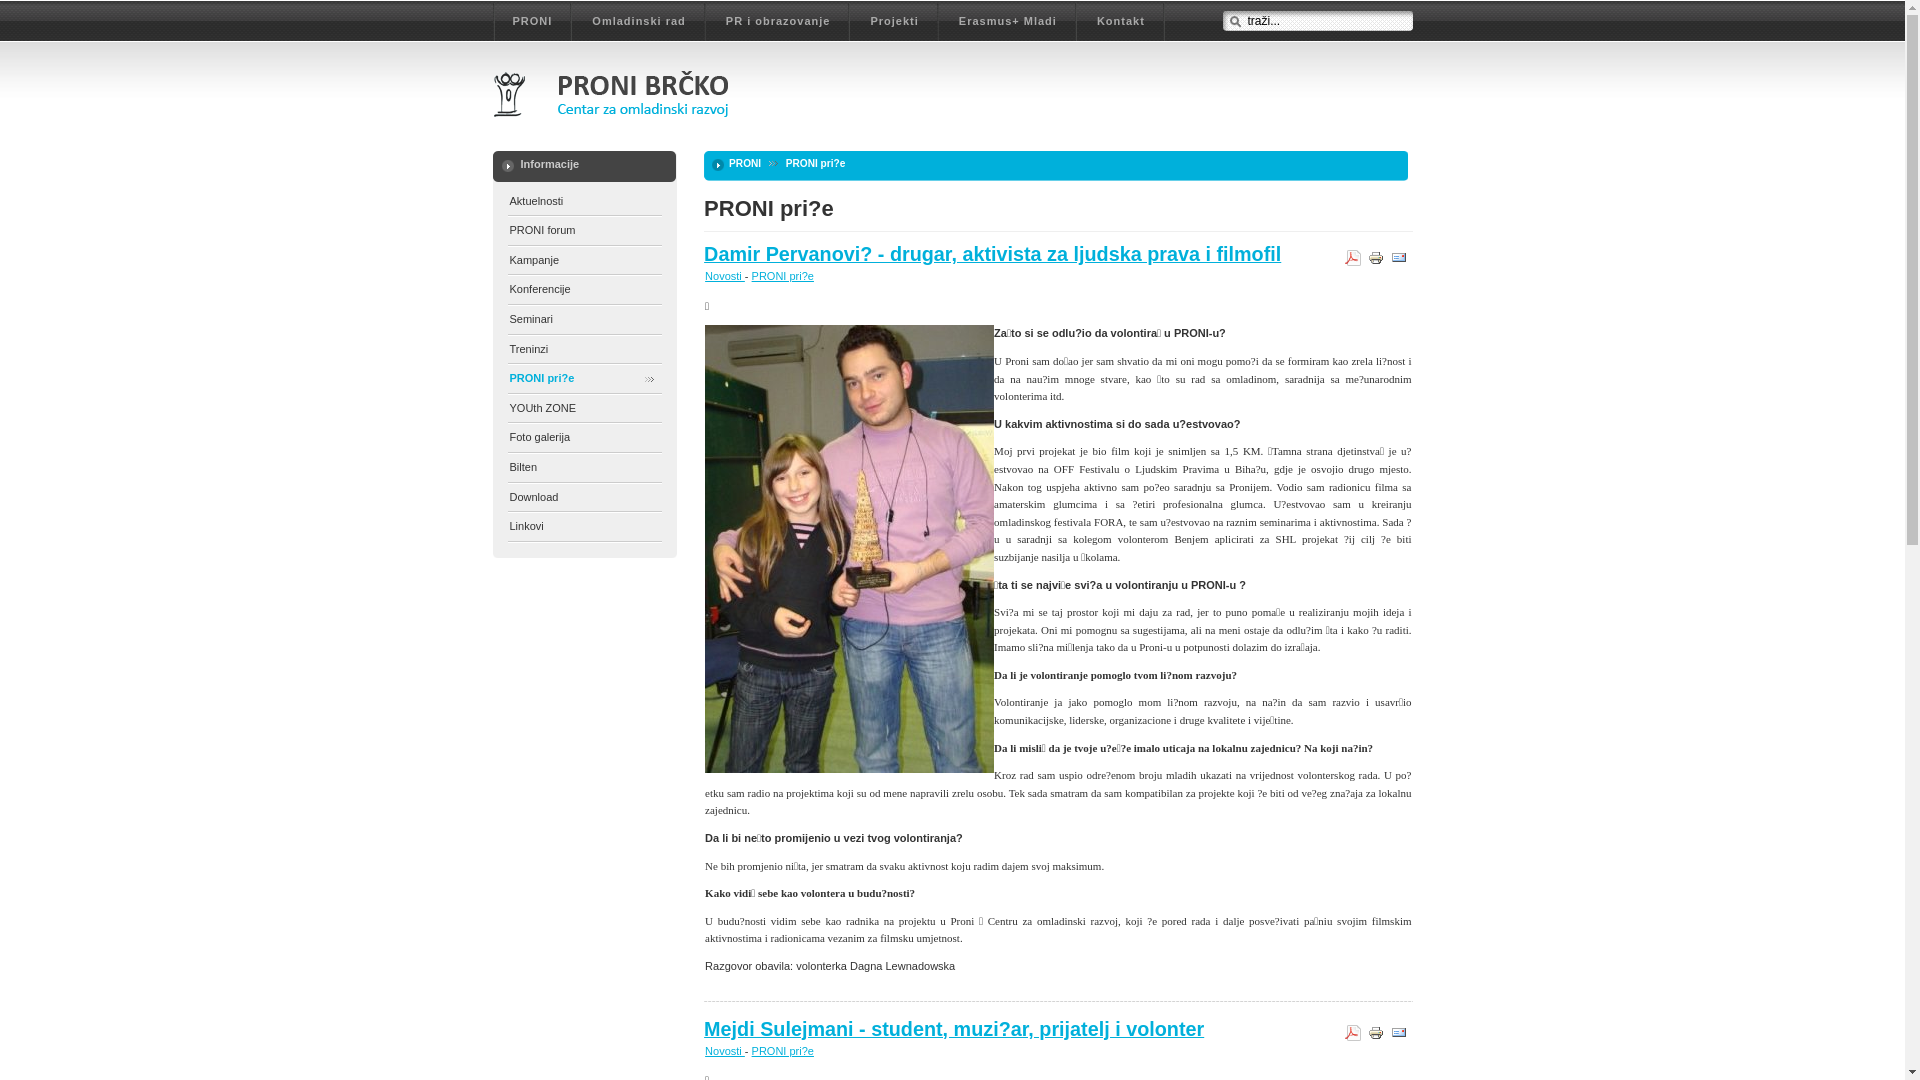  Describe the element at coordinates (637, 23) in the screenshot. I see `'Omladinski rad'` at that location.